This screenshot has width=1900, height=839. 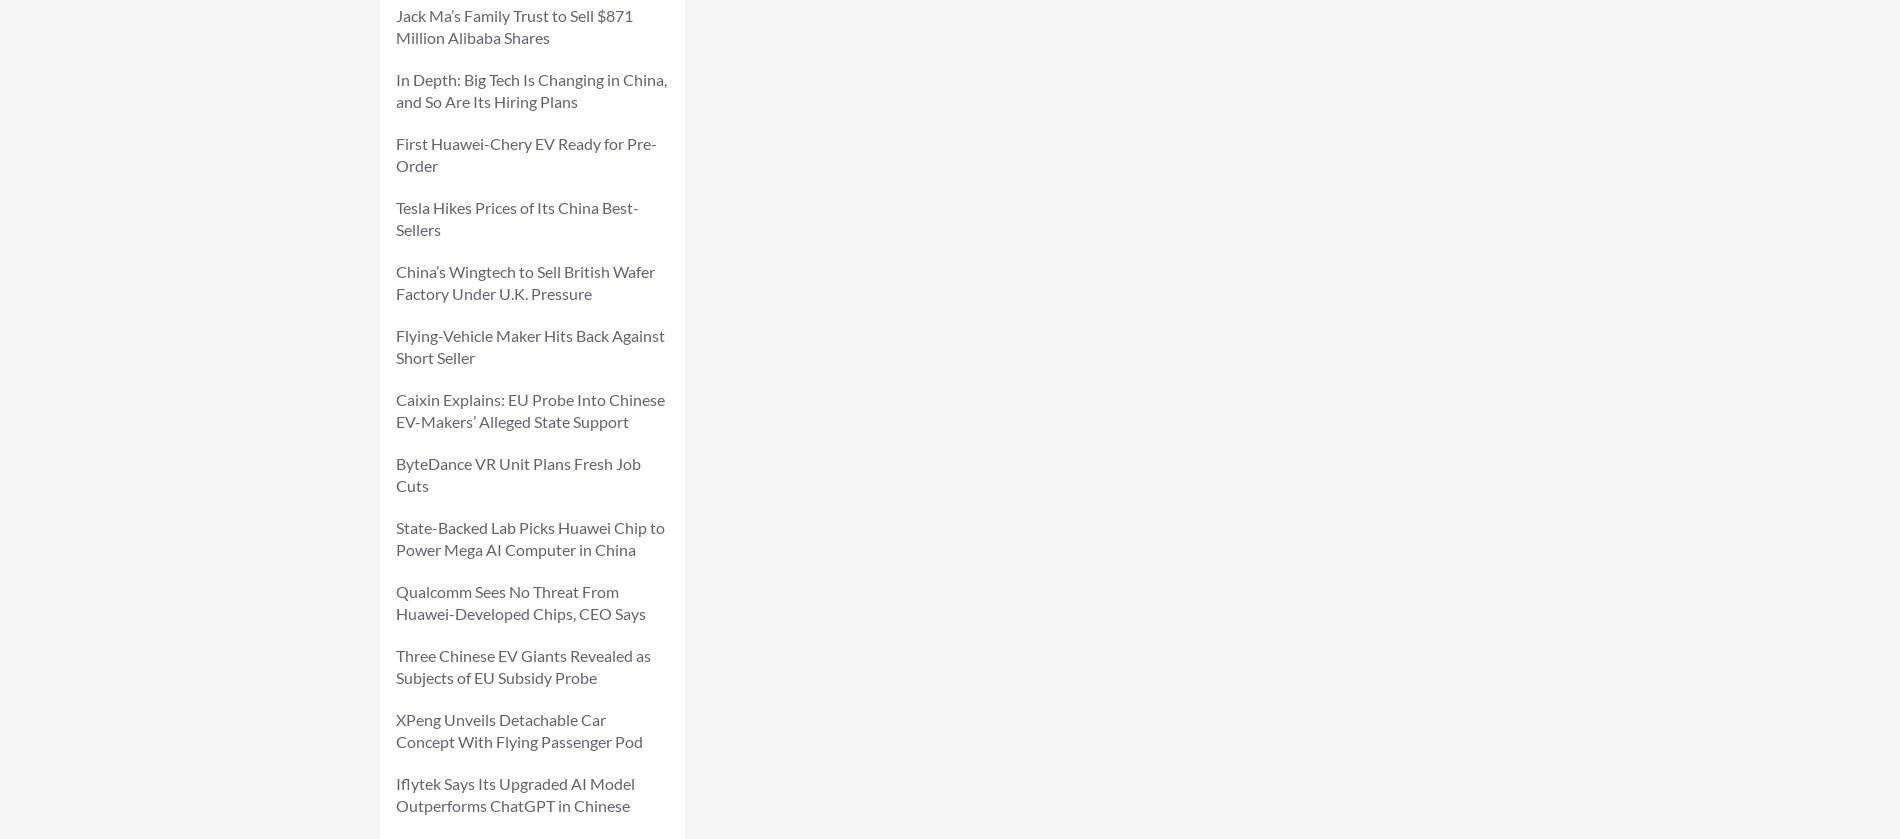 I want to click on 'Iflytek Says Its Upgraded AI Model Outperforms ChatGPT in Chinese', so click(x=515, y=793).